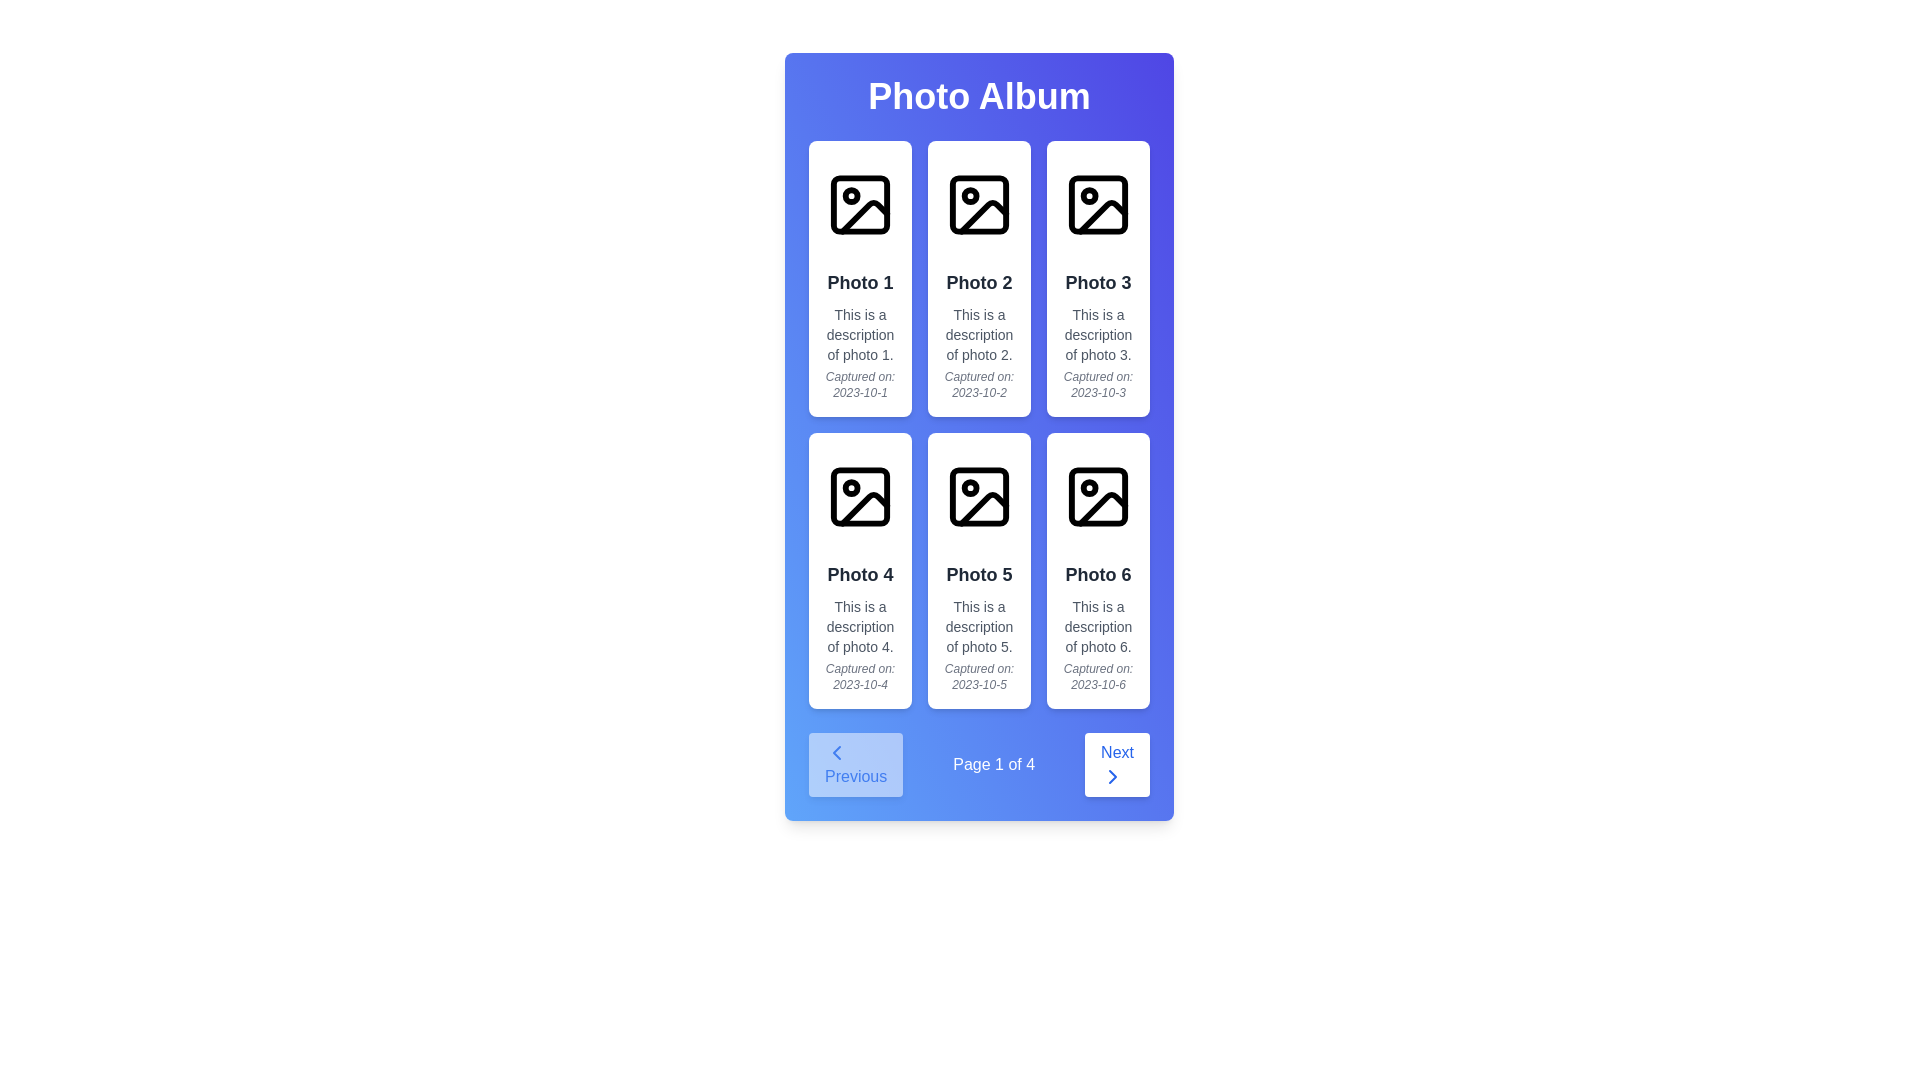 The width and height of the screenshot is (1920, 1080). What do you see at coordinates (860, 570) in the screenshot?
I see `the photo card in the grid layout located at the fourth position (first column, second row) that displays details of an individual photo, including its title, description, and captured date` at bounding box center [860, 570].